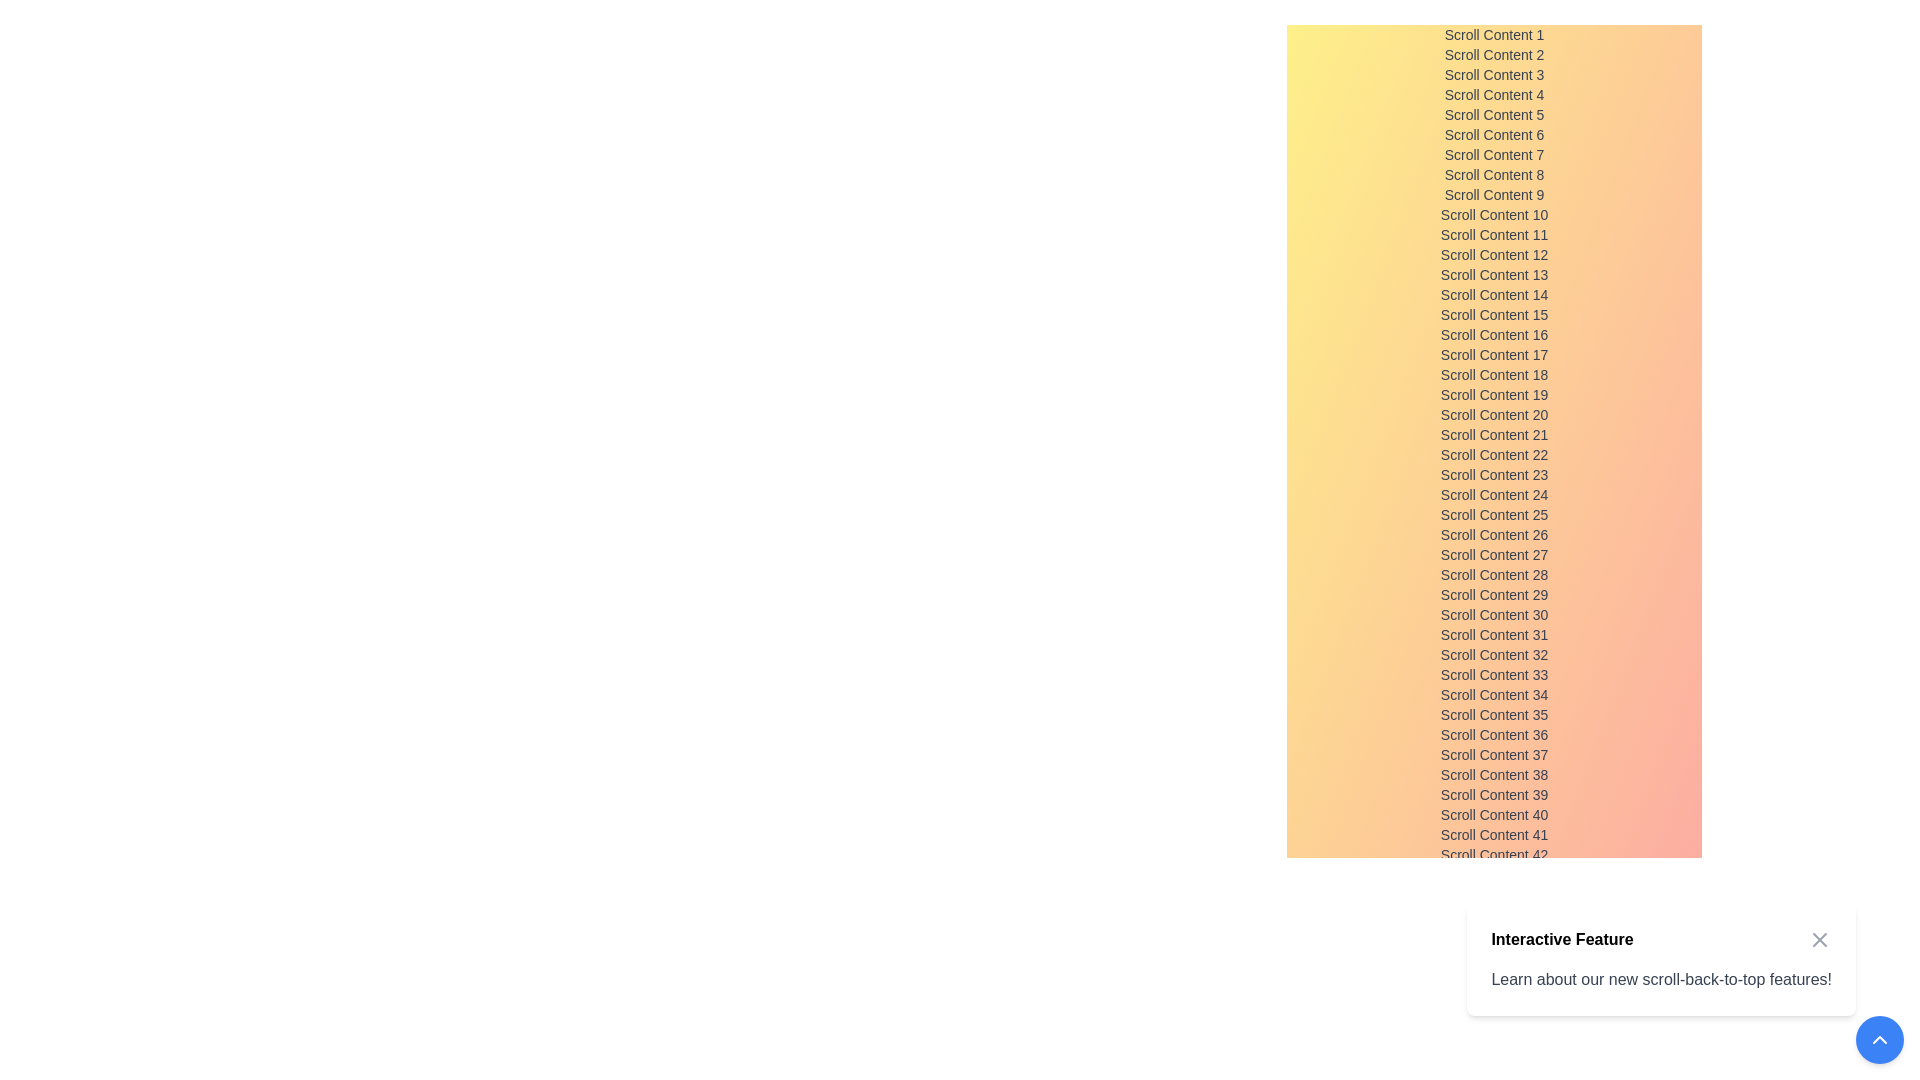 The height and width of the screenshot is (1080, 1920). What do you see at coordinates (1494, 315) in the screenshot?
I see `the static text label that reads 'Scroll Content 15', which is styled with a gray font and positioned at the 15th position in a vertically scrollable list` at bounding box center [1494, 315].